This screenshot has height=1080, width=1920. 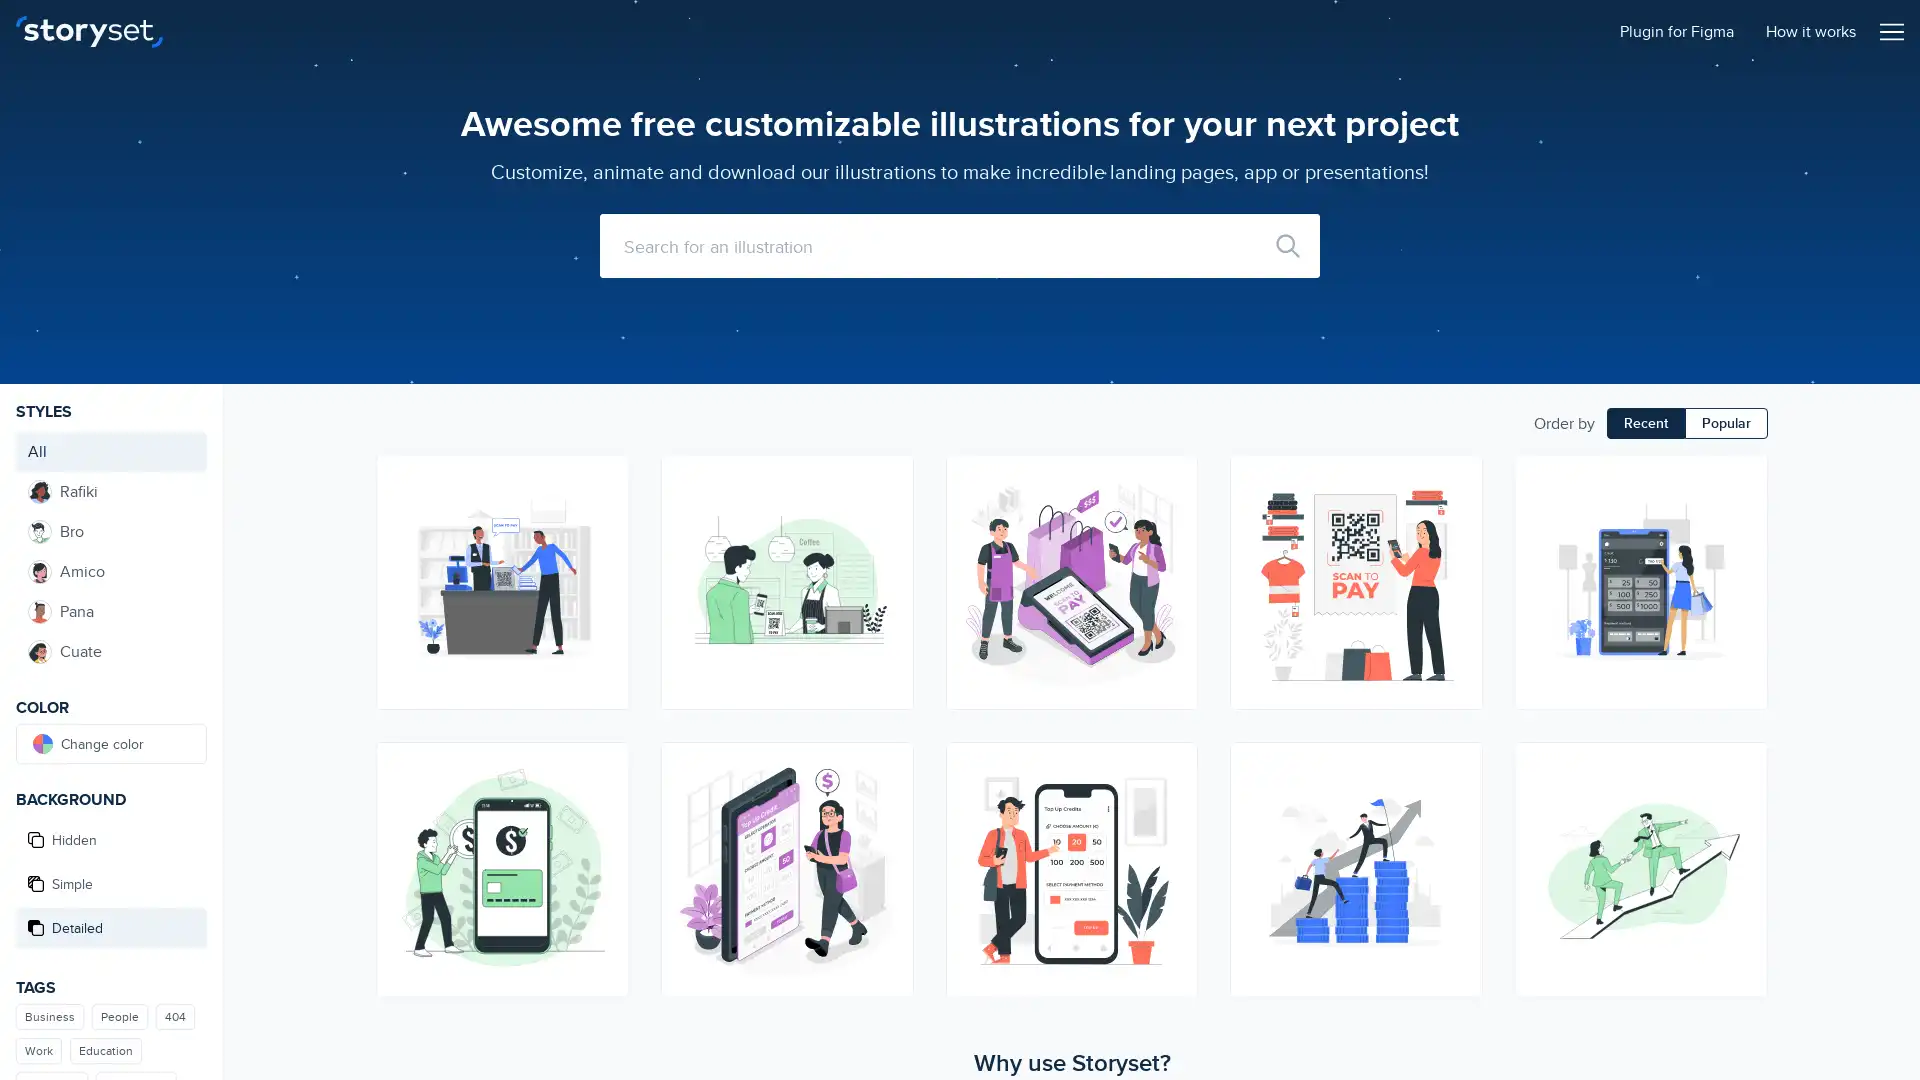 What do you see at coordinates (602, 801) in the screenshot?
I see `download icon Download` at bounding box center [602, 801].